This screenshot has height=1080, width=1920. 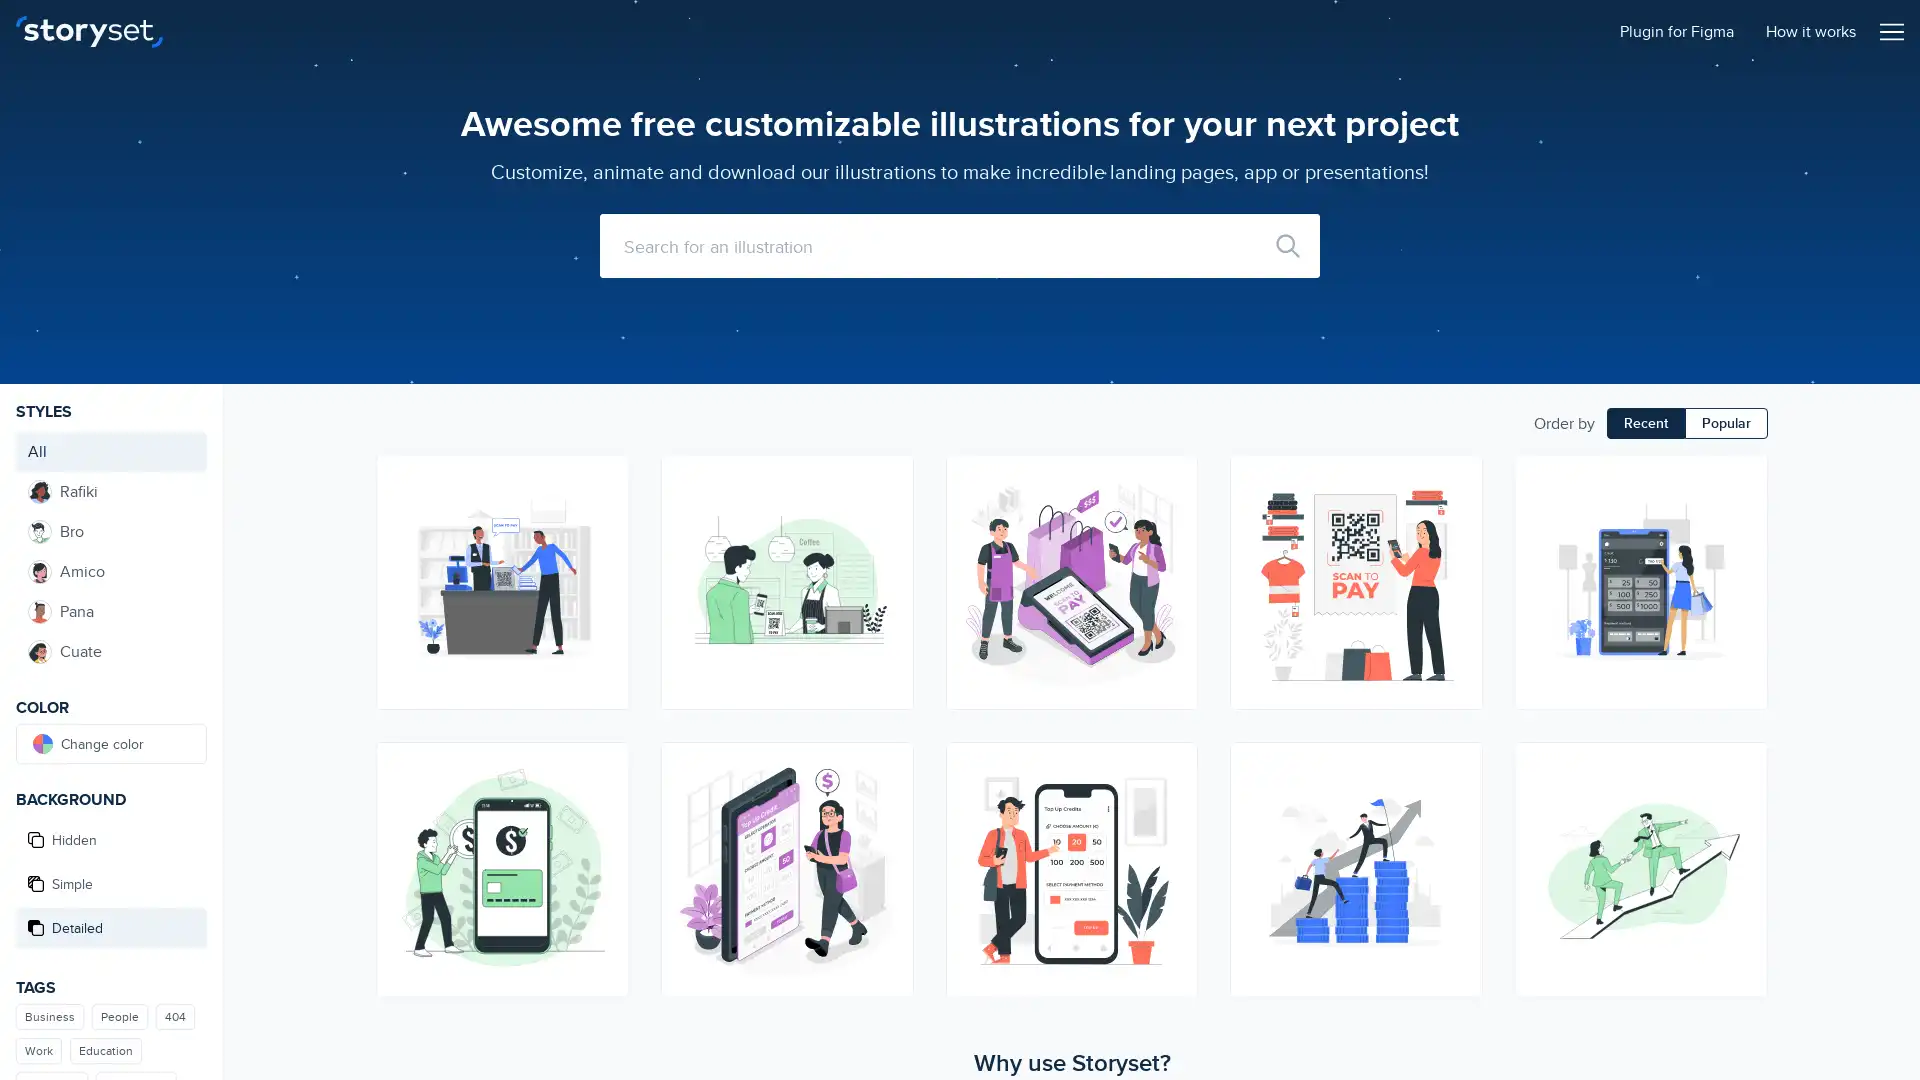 What do you see at coordinates (602, 801) in the screenshot?
I see `download icon Download` at bounding box center [602, 801].